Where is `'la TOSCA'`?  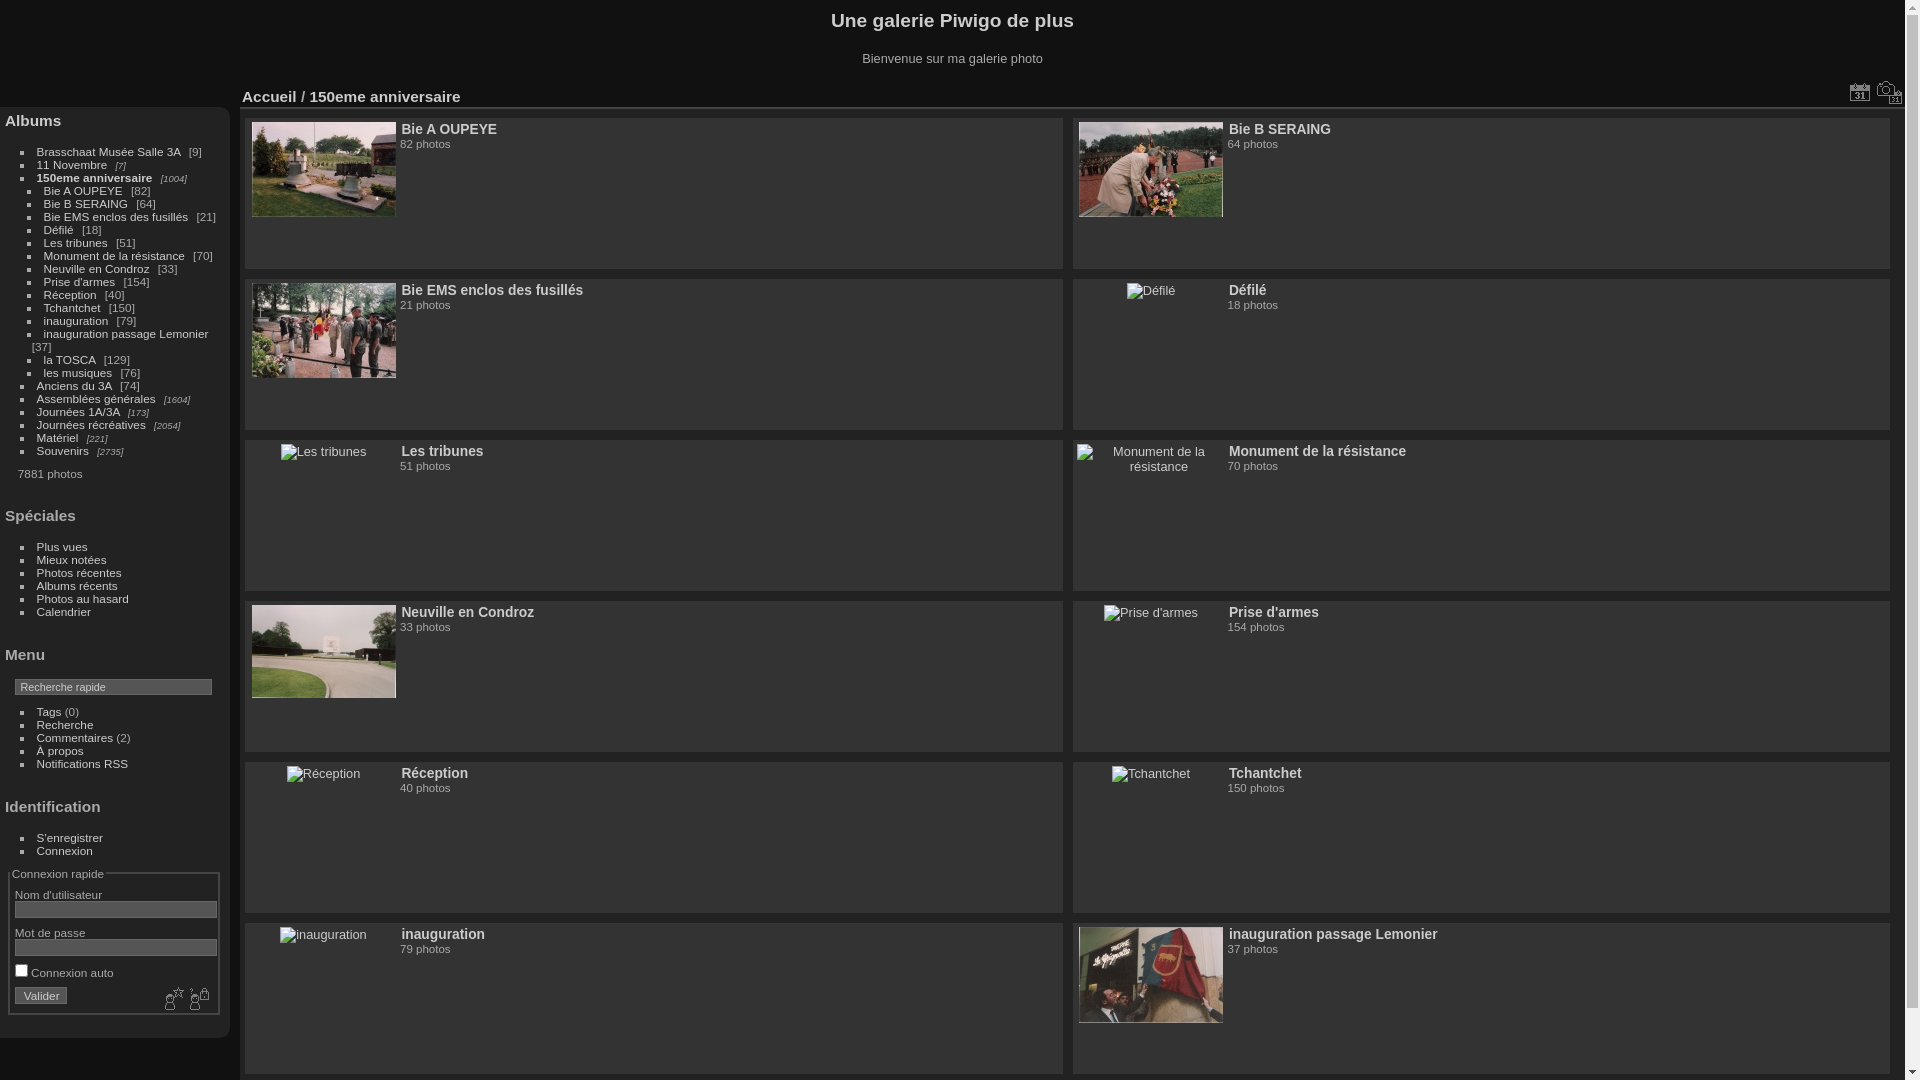 'la TOSCA' is located at coordinates (70, 358).